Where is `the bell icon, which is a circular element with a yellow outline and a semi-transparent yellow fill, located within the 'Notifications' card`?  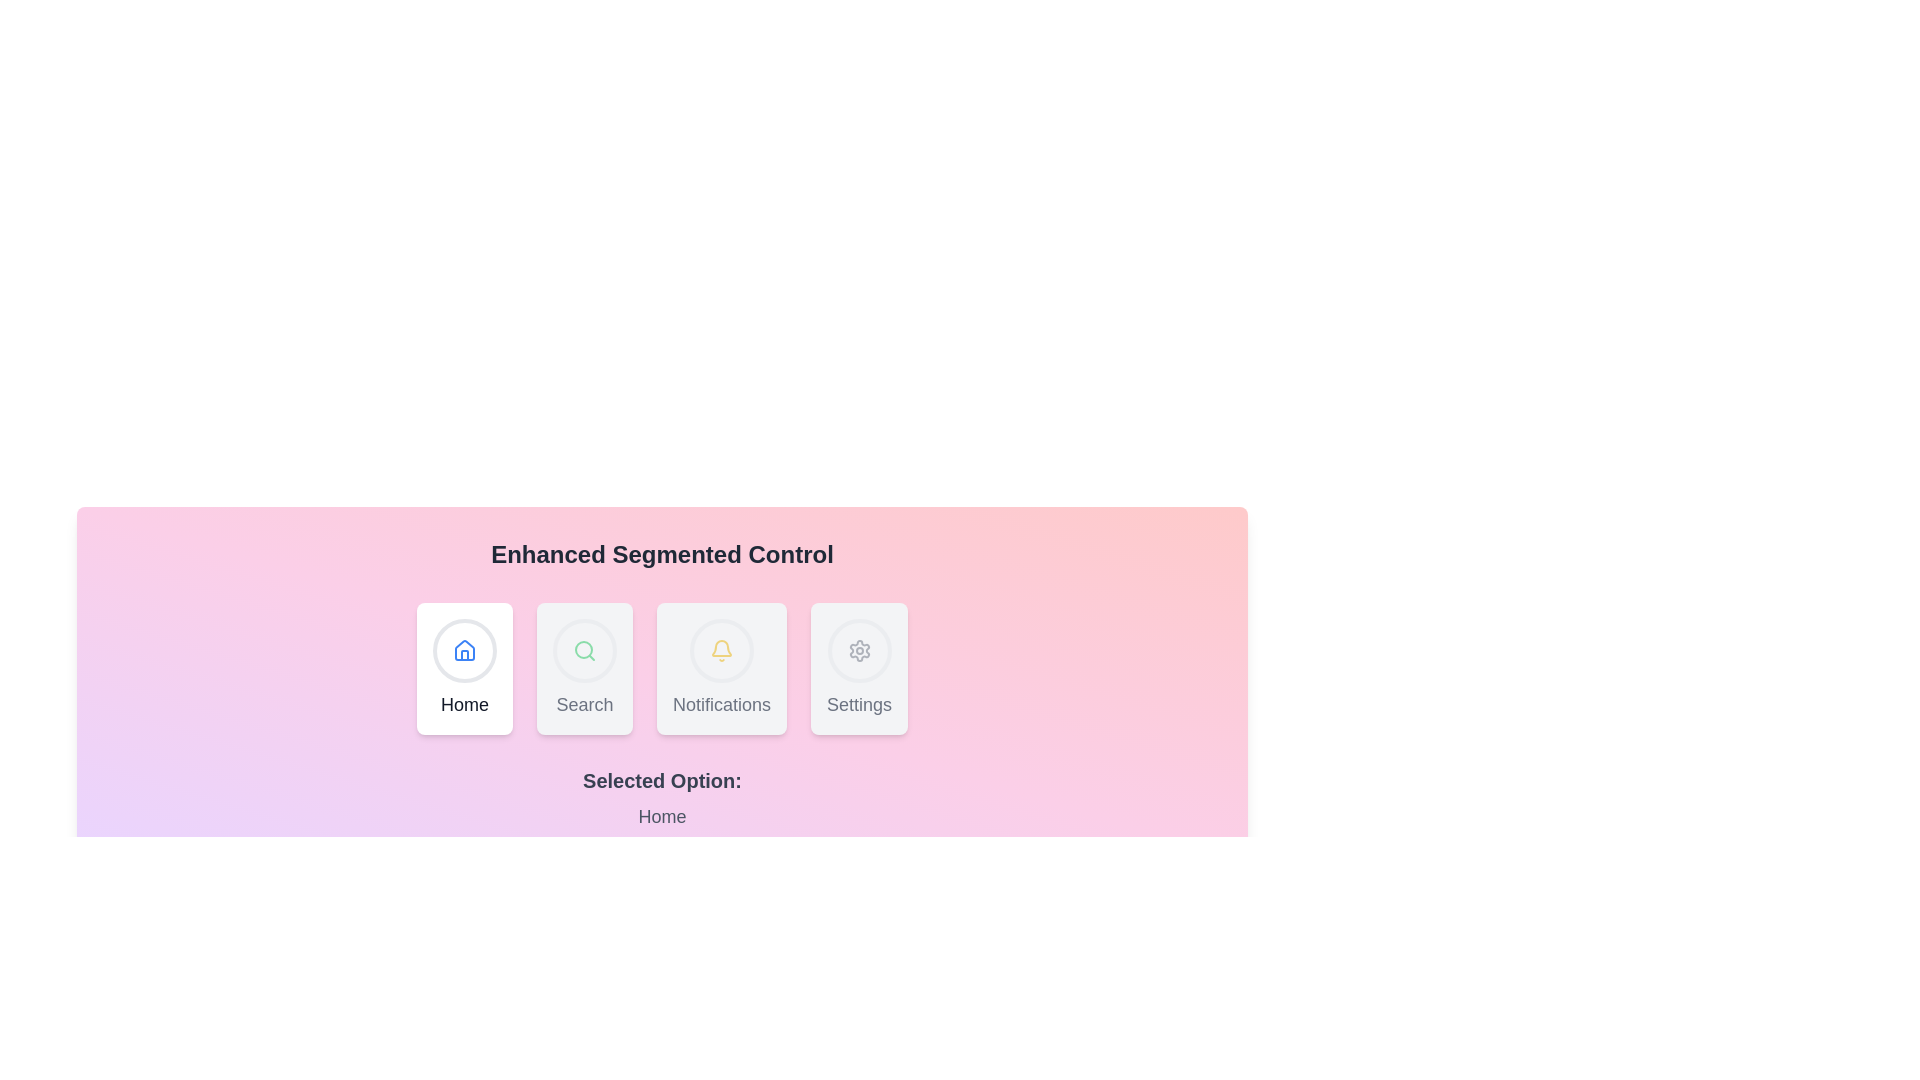 the bell icon, which is a circular element with a yellow outline and a semi-transparent yellow fill, located within the 'Notifications' card is located at coordinates (720, 651).